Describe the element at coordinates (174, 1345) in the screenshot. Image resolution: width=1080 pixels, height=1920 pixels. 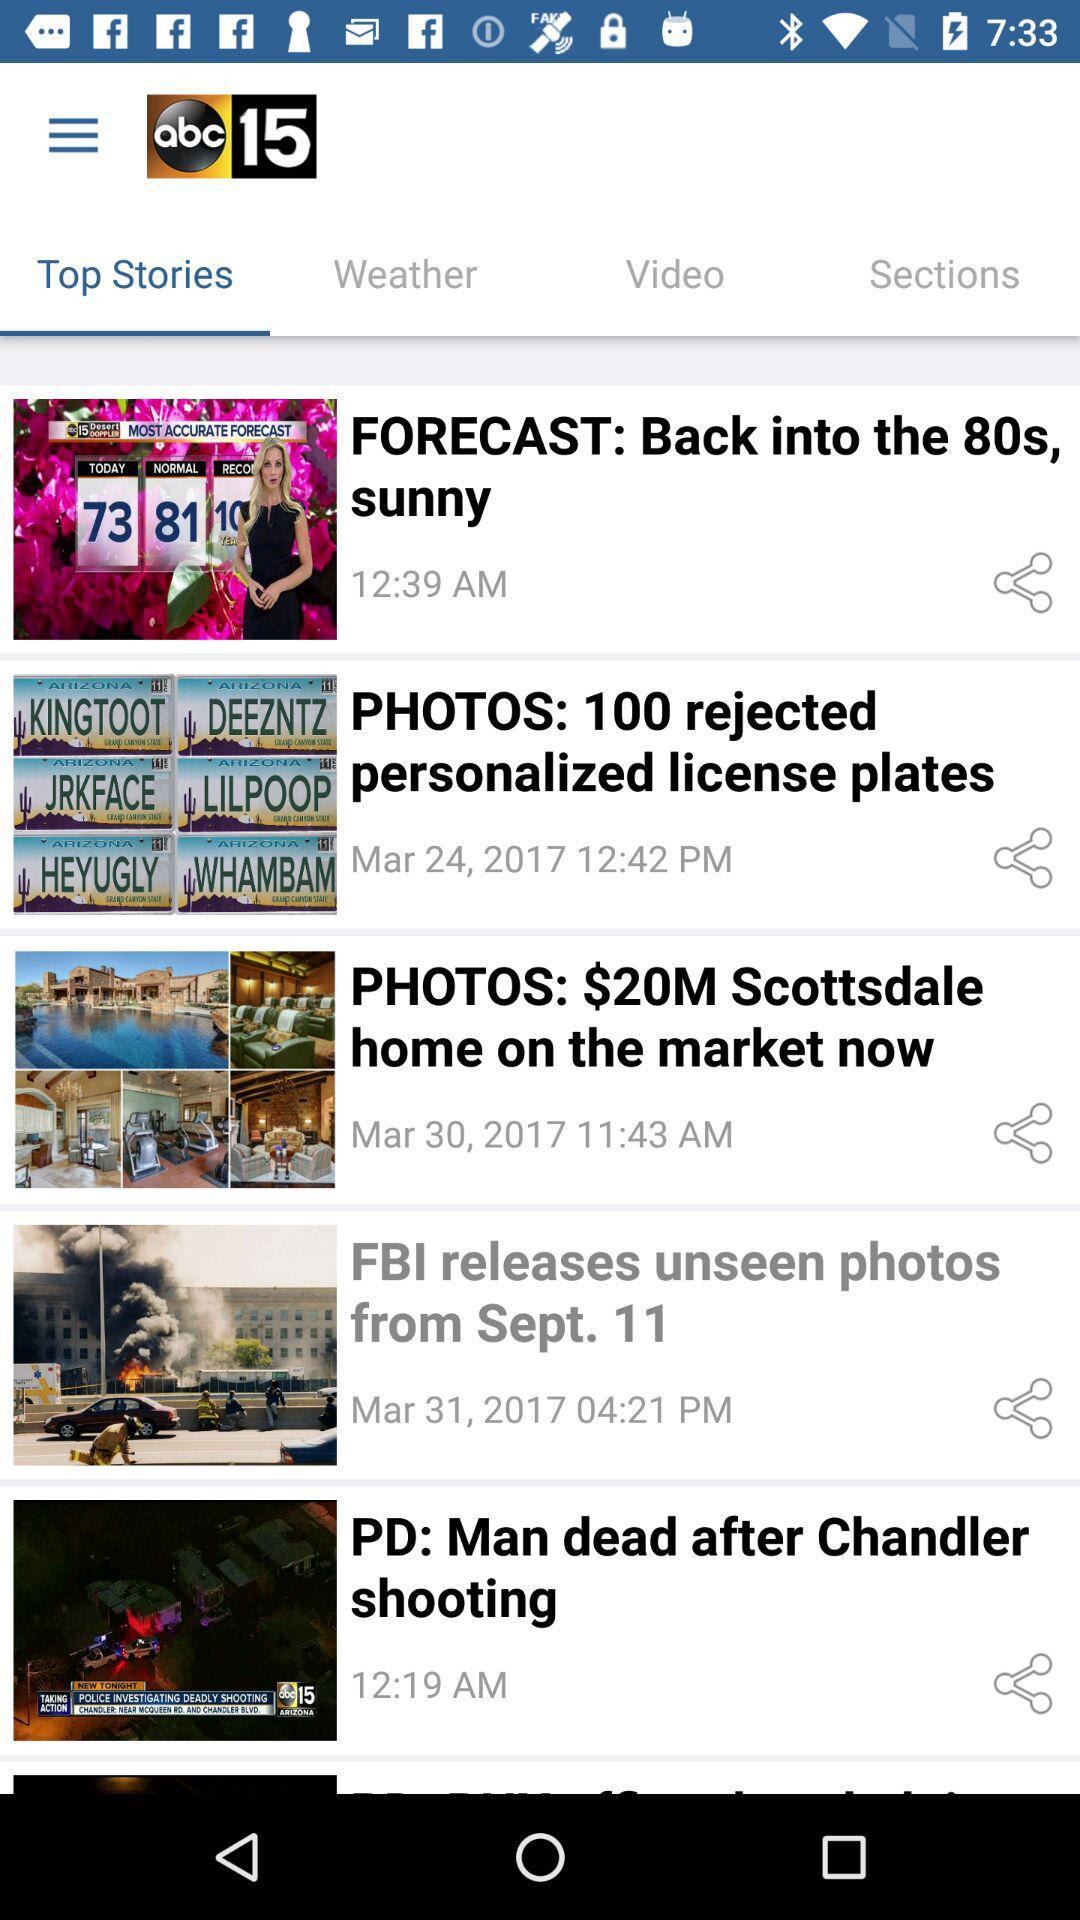
I see `story` at that location.